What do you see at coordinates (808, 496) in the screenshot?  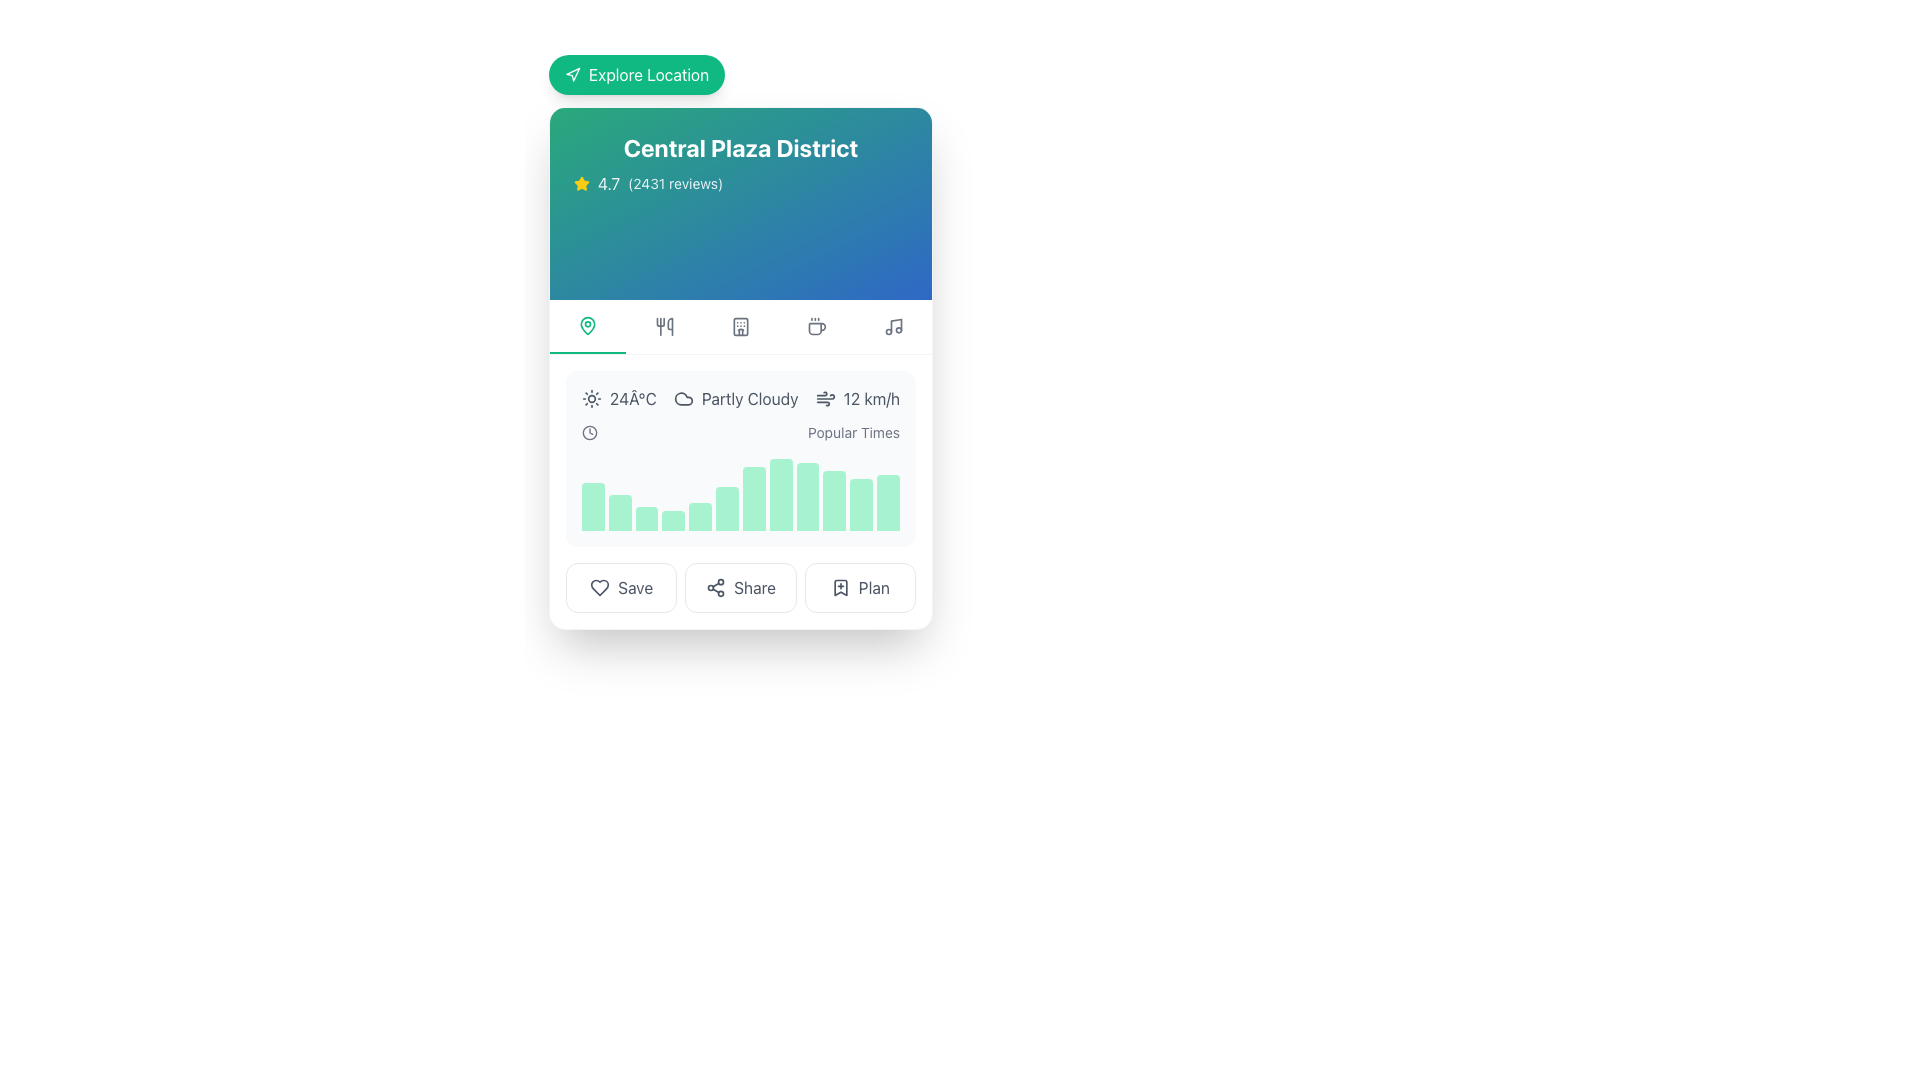 I see `the ninth bar in a histogram, which is a rectangular bar with a rounded top and filled with a light green color, located in the center-right of the card layout` at bounding box center [808, 496].